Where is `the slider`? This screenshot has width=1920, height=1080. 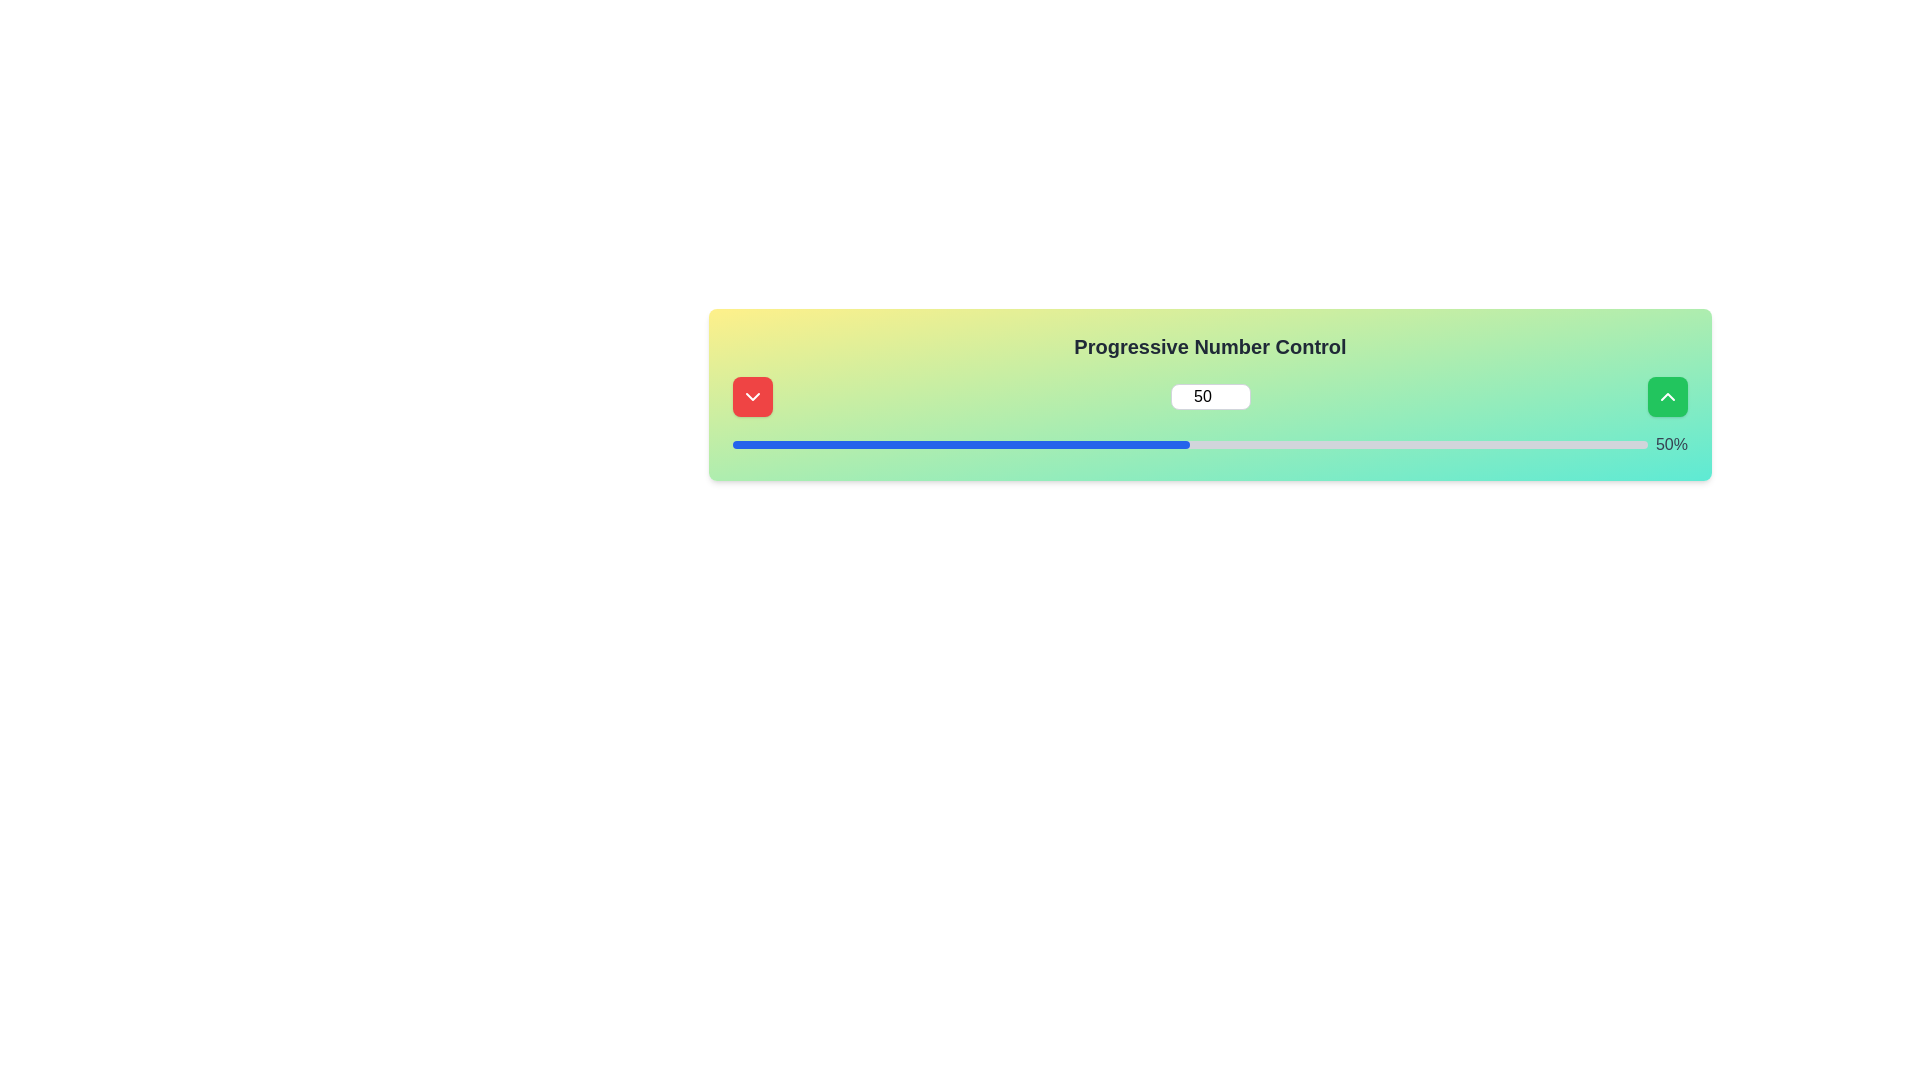 the slider is located at coordinates (1501, 443).